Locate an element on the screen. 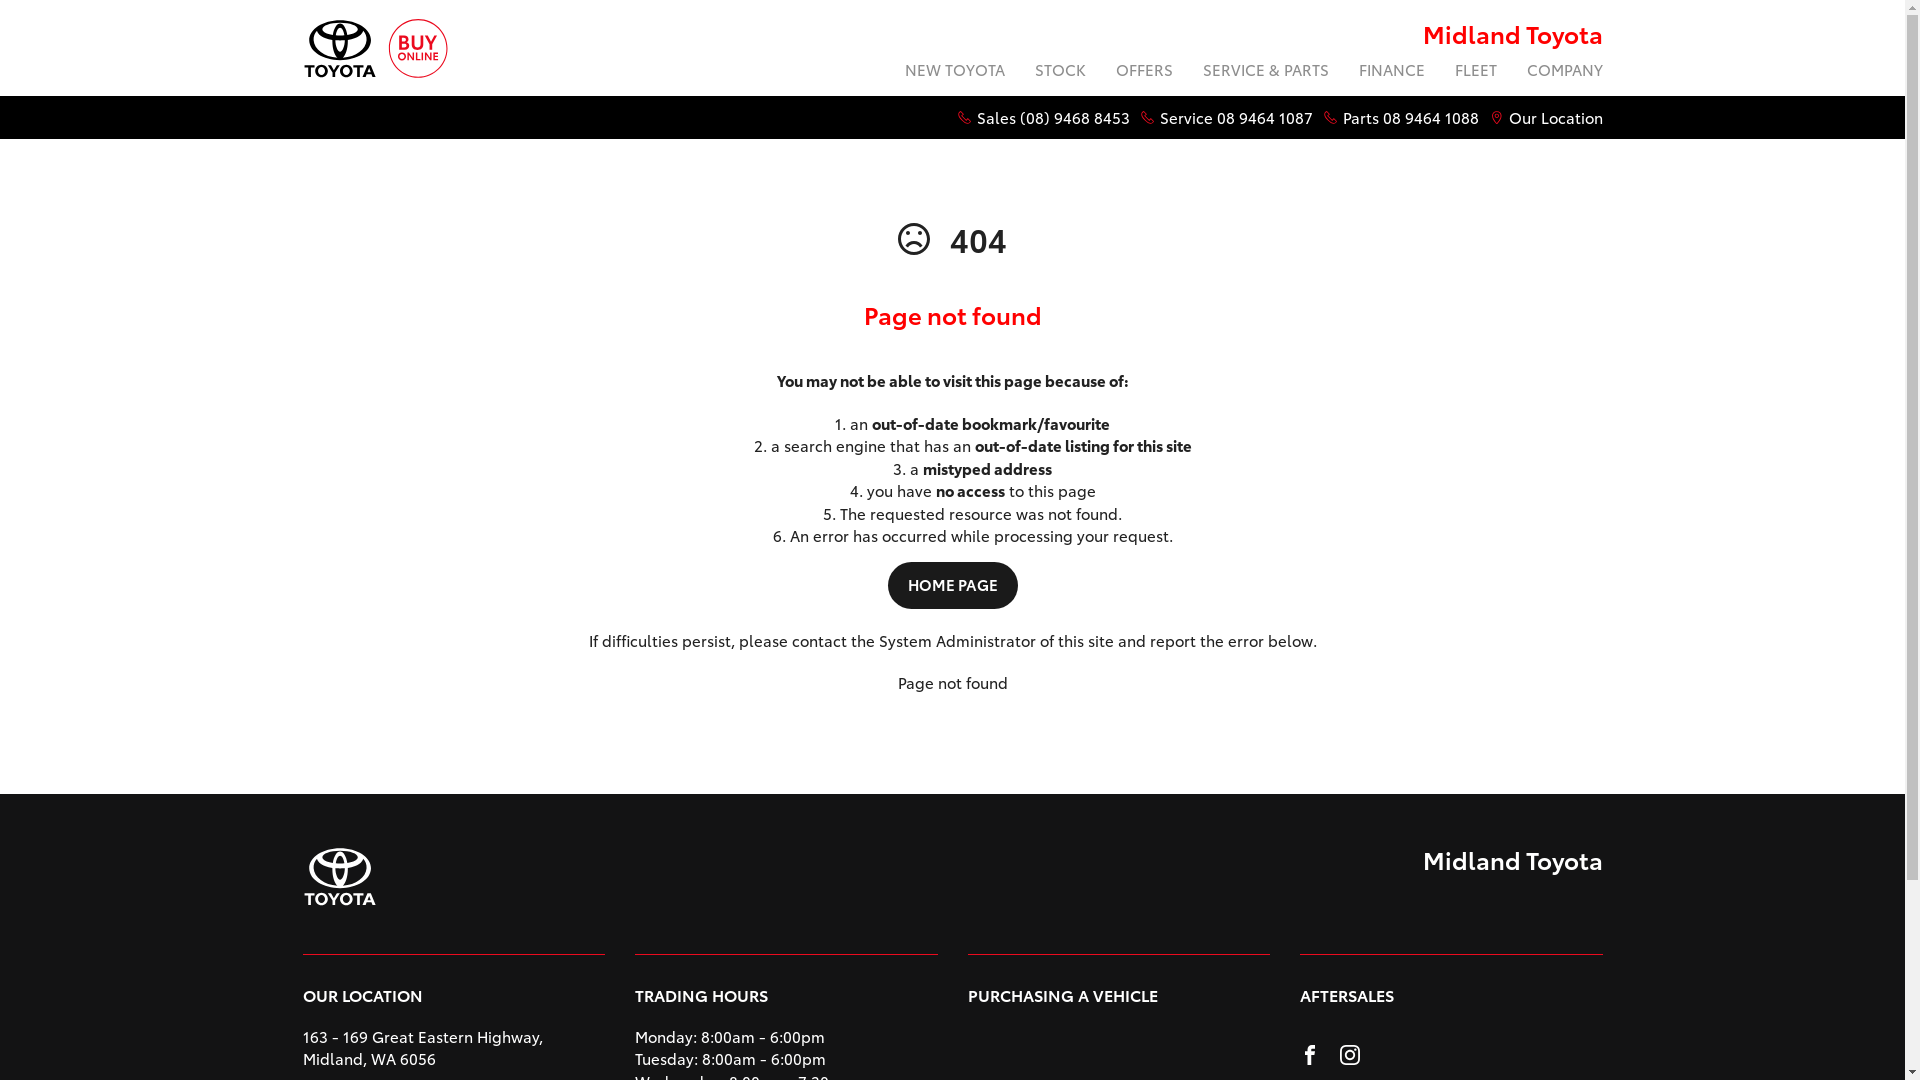  'Parts 08 9464 1088' is located at coordinates (1409, 117).